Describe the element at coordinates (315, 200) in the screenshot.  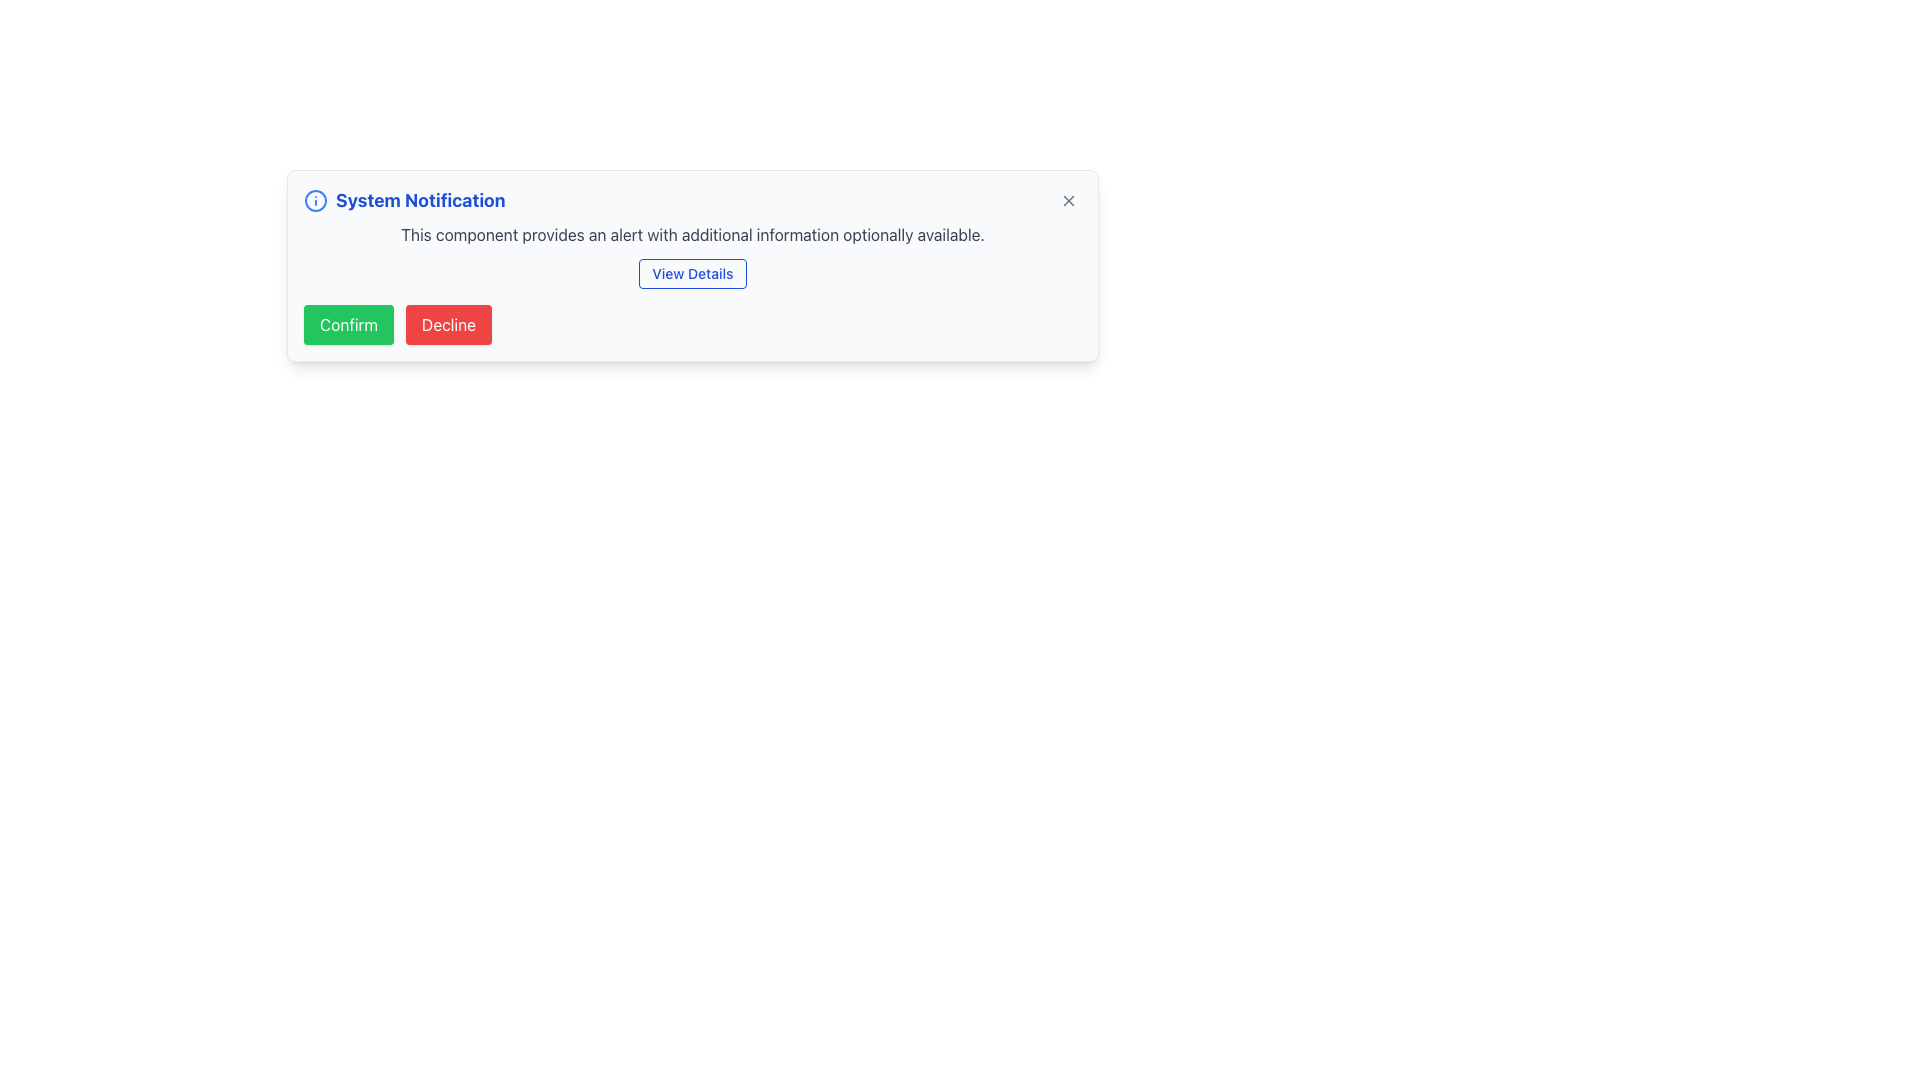
I see `the circular non-interactive icon component of the information icon located at the top left of the notification card header` at that location.